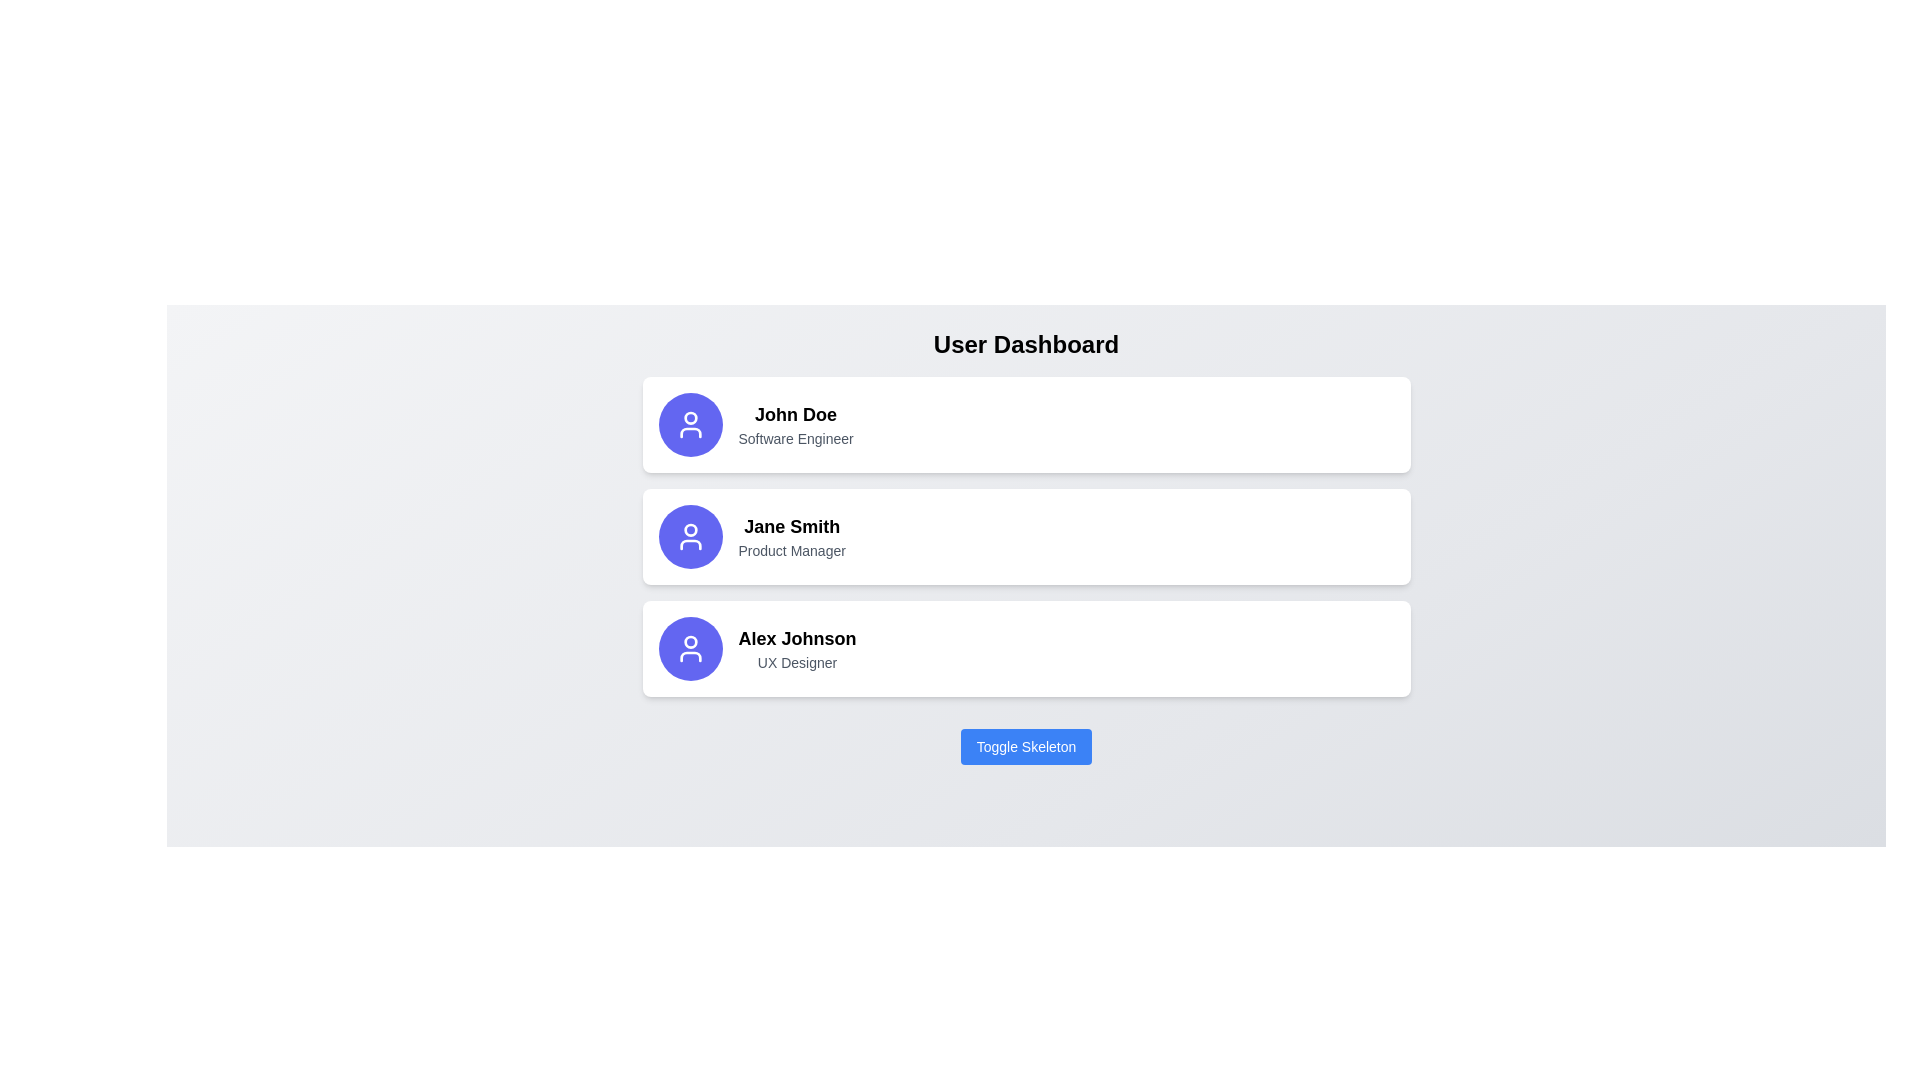  Describe the element at coordinates (795, 423) in the screenshot. I see `information displayed in the Text display element showing 'John Doe' and 'Software Engineer', located in the topmost card under the 'User Dashboard' heading` at that location.